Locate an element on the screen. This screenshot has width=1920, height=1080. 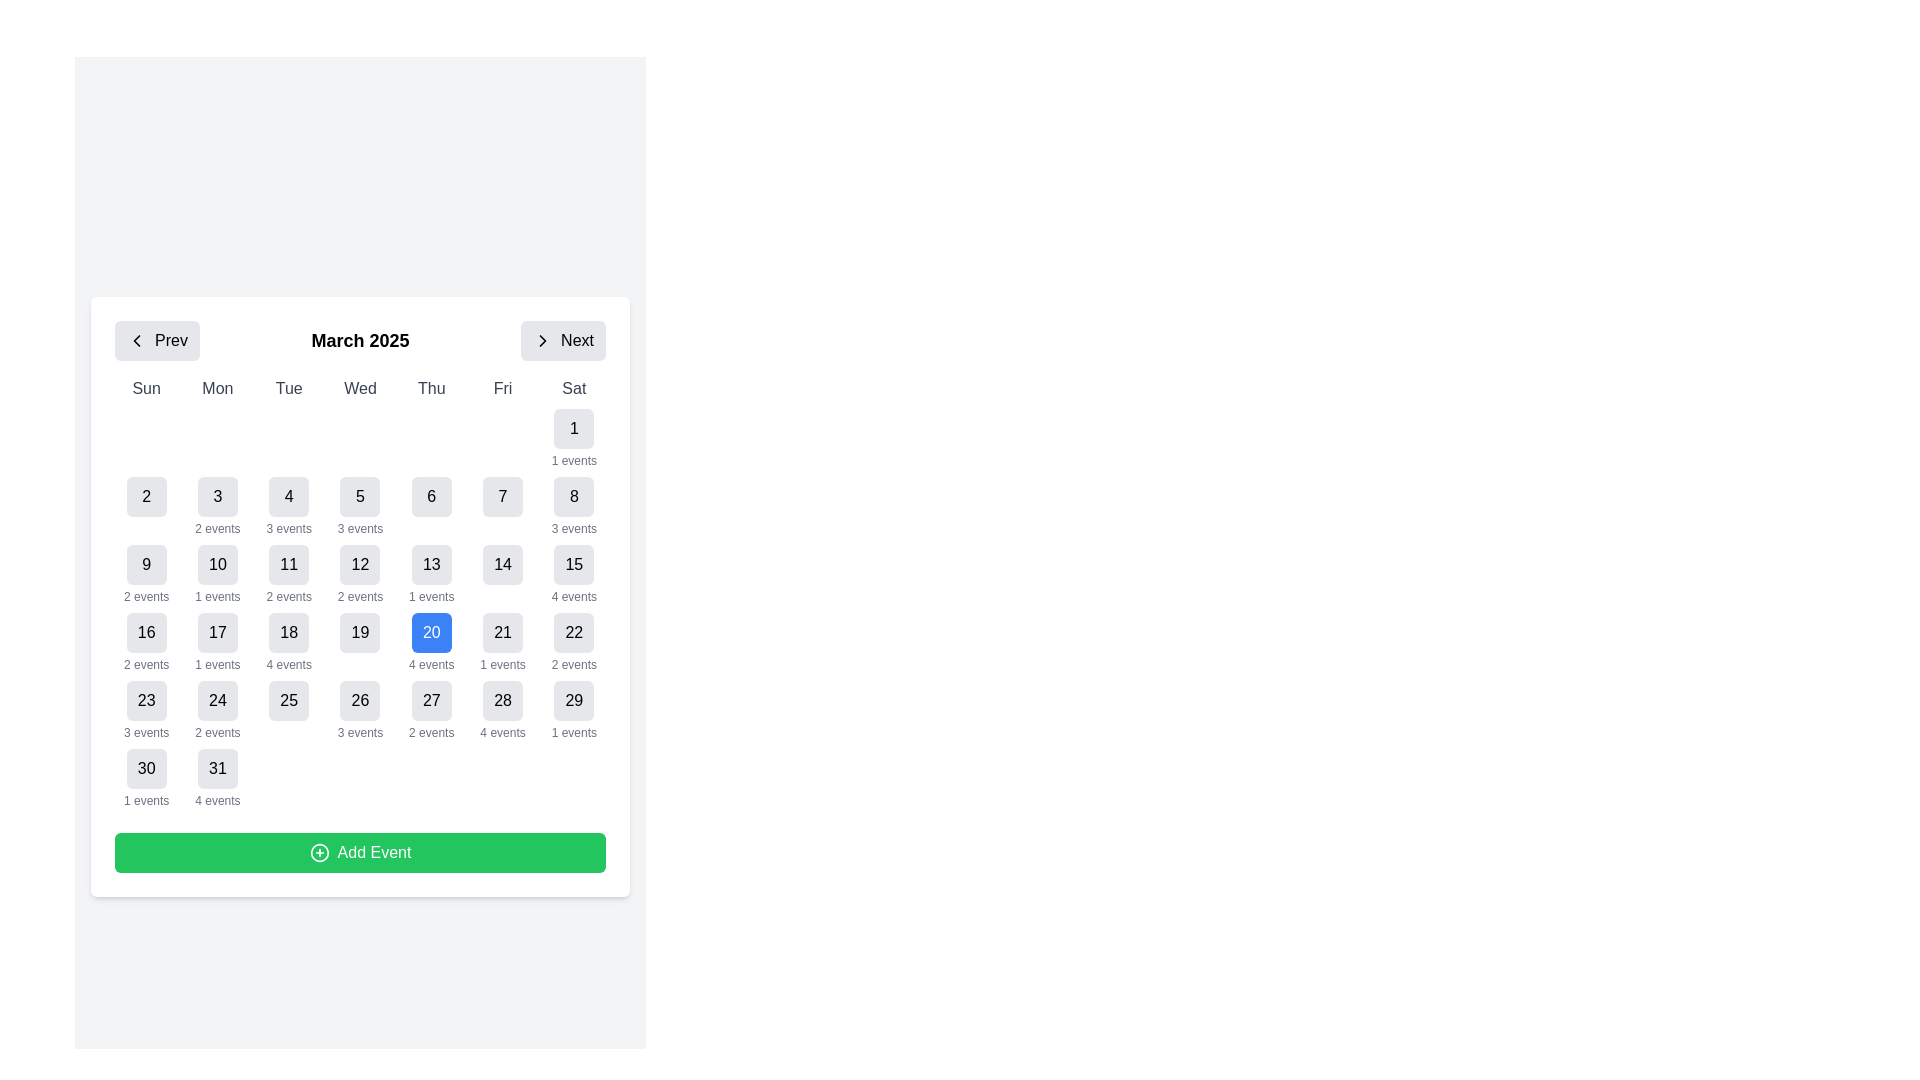
the calendar date button for the 8th day of the month is located at coordinates (573, 496).